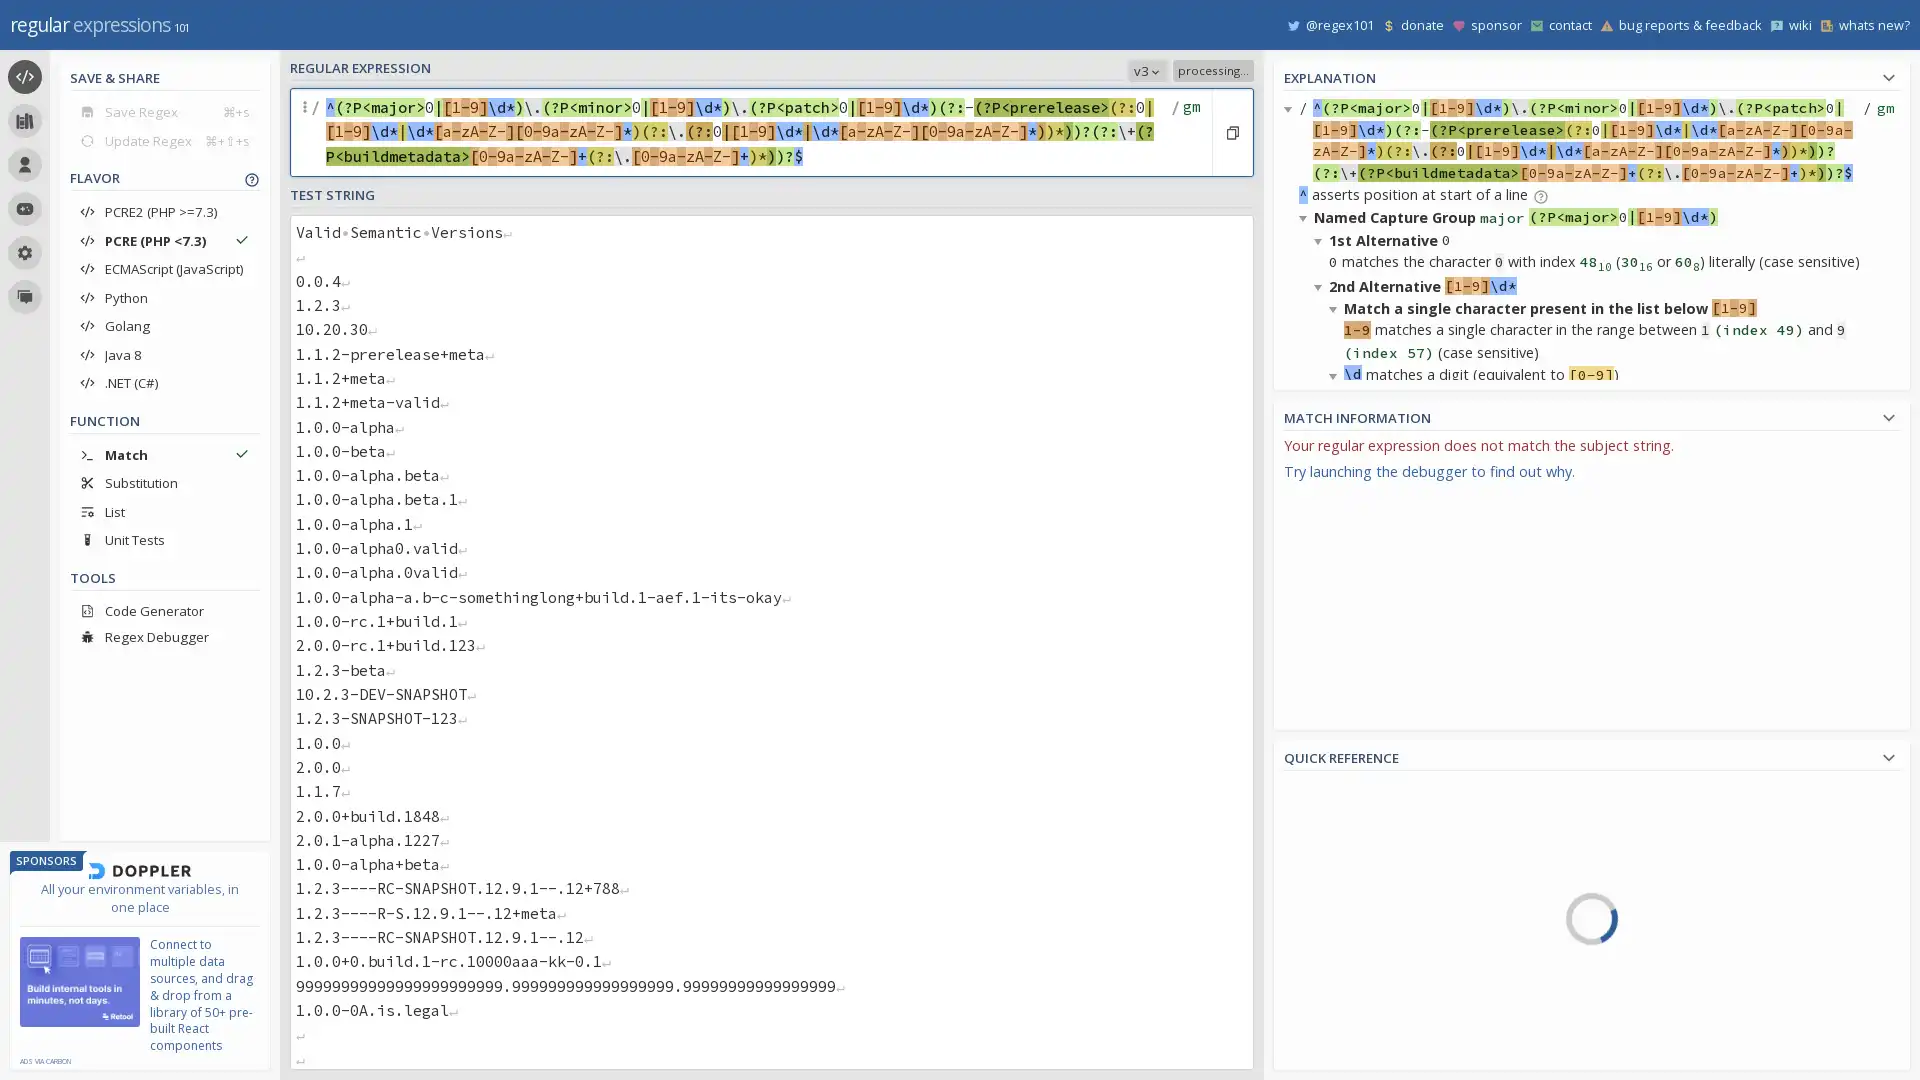 This screenshot has width=1920, height=1080. What do you see at coordinates (164, 268) in the screenshot?
I see `ECMAScript (JavaScript)` at bounding box center [164, 268].